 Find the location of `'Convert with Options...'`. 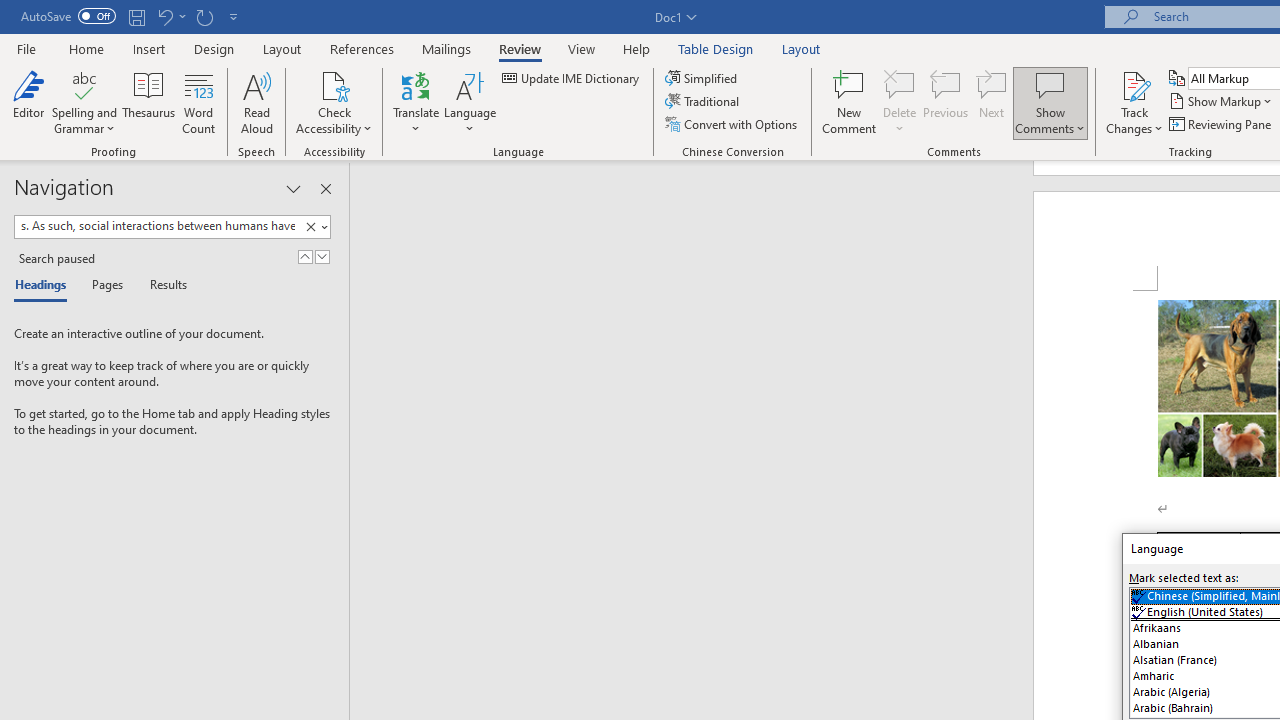

'Convert with Options...' is located at coordinates (731, 124).